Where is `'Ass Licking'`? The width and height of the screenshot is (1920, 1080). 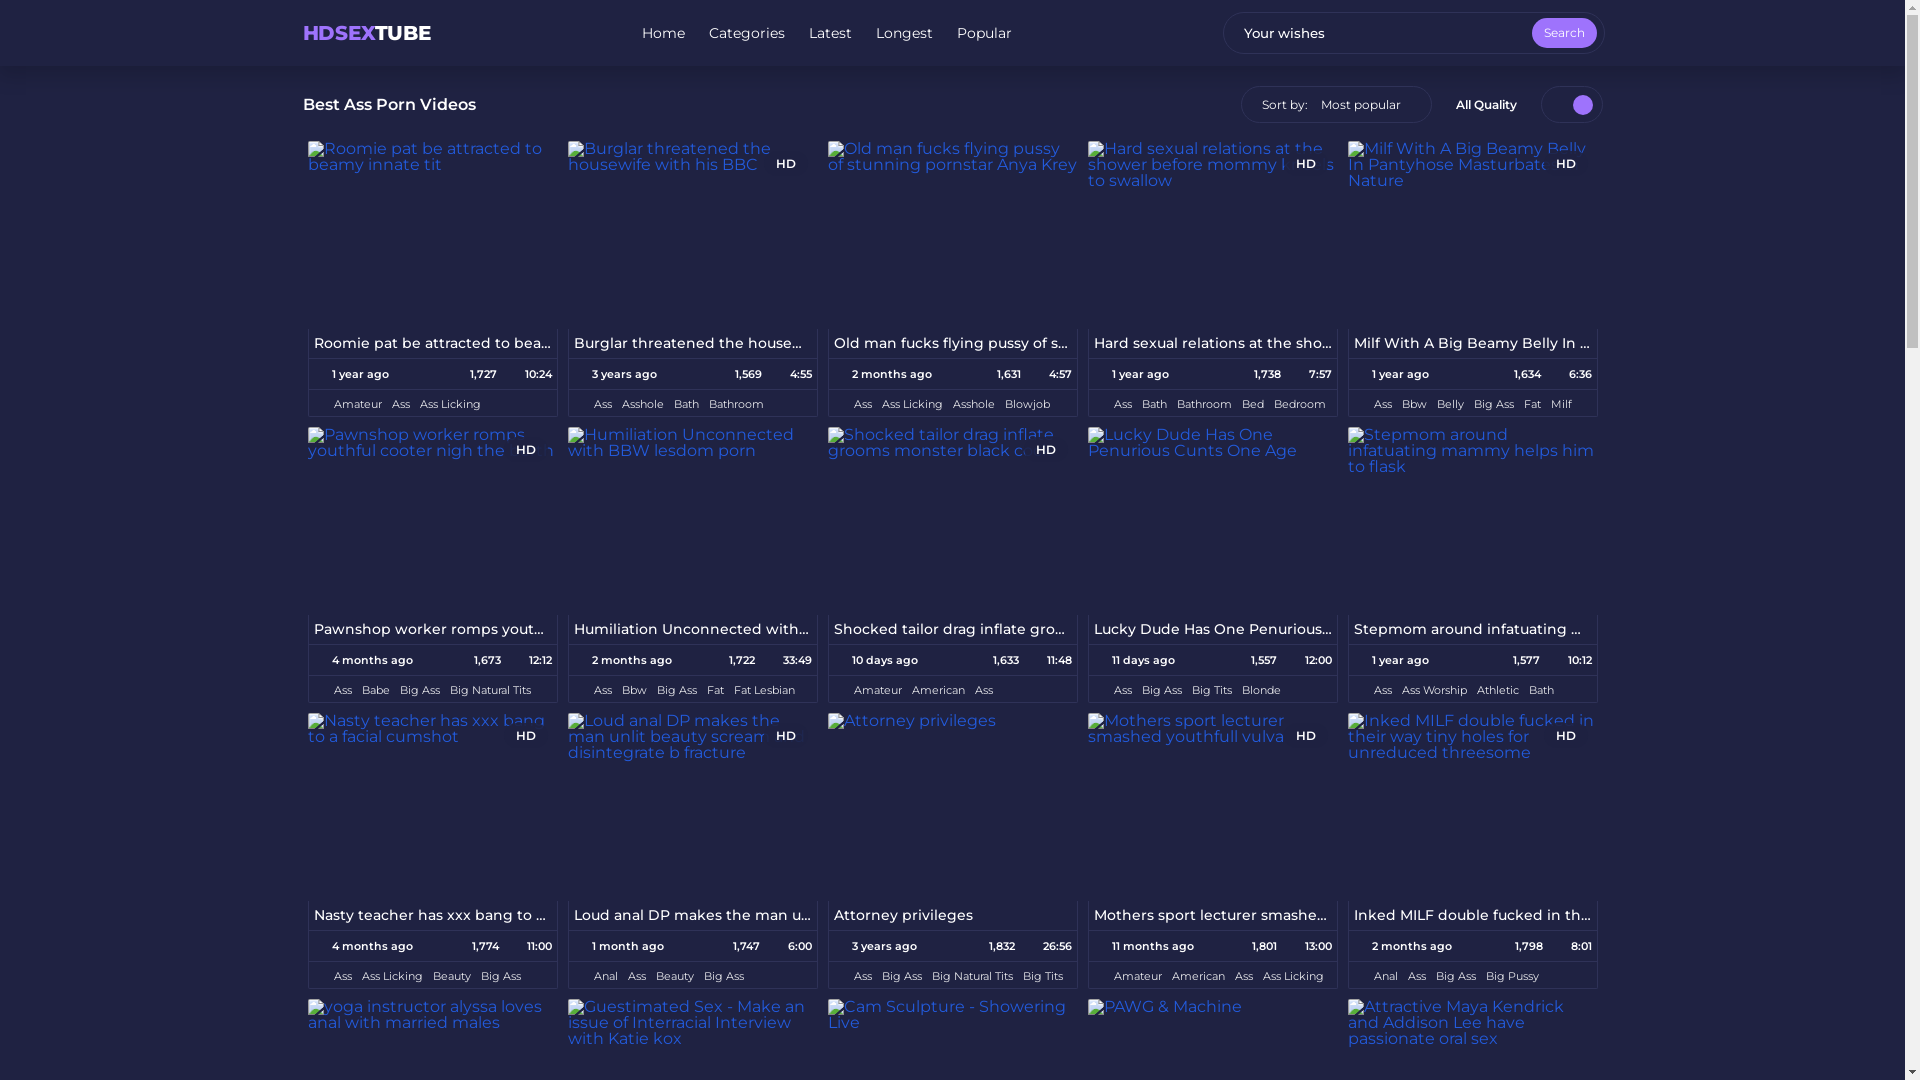 'Ass Licking' is located at coordinates (419, 404).